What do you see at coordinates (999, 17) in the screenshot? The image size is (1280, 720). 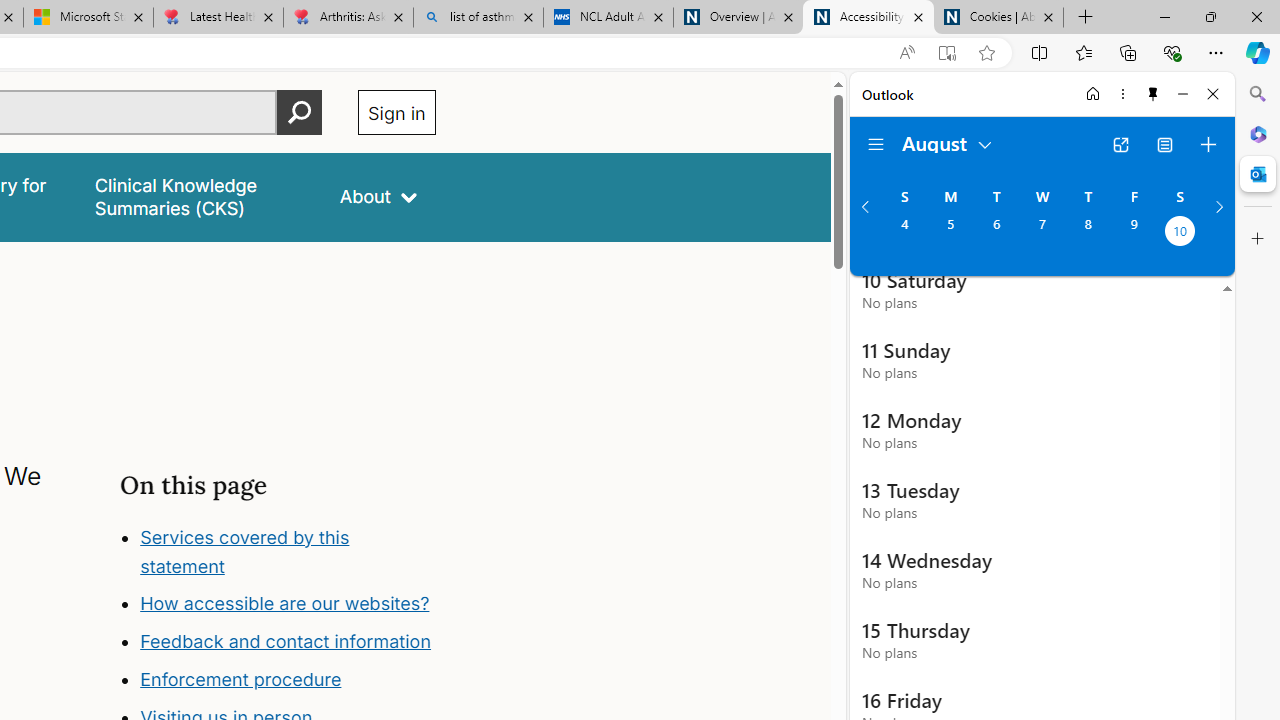 I see `'Cookies | About | NICE'` at bounding box center [999, 17].